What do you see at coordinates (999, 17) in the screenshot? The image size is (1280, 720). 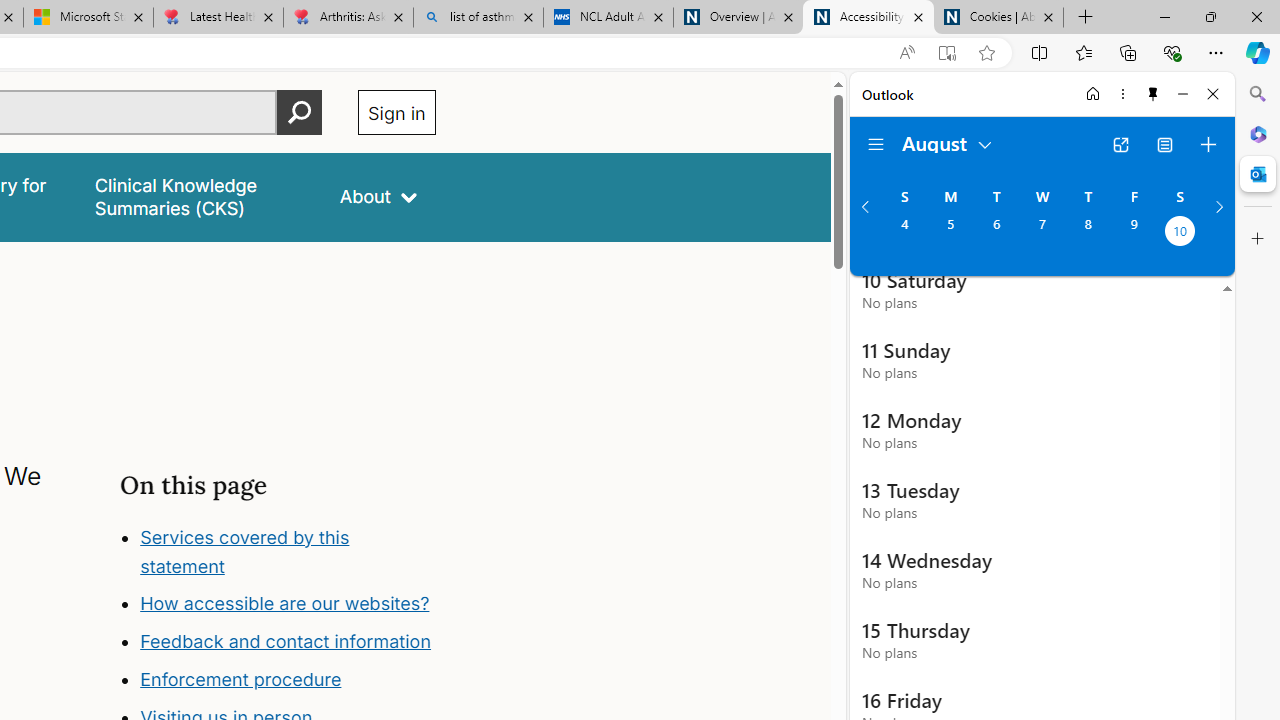 I see `'Cookies | About | NICE'` at bounding box center [999, 17].